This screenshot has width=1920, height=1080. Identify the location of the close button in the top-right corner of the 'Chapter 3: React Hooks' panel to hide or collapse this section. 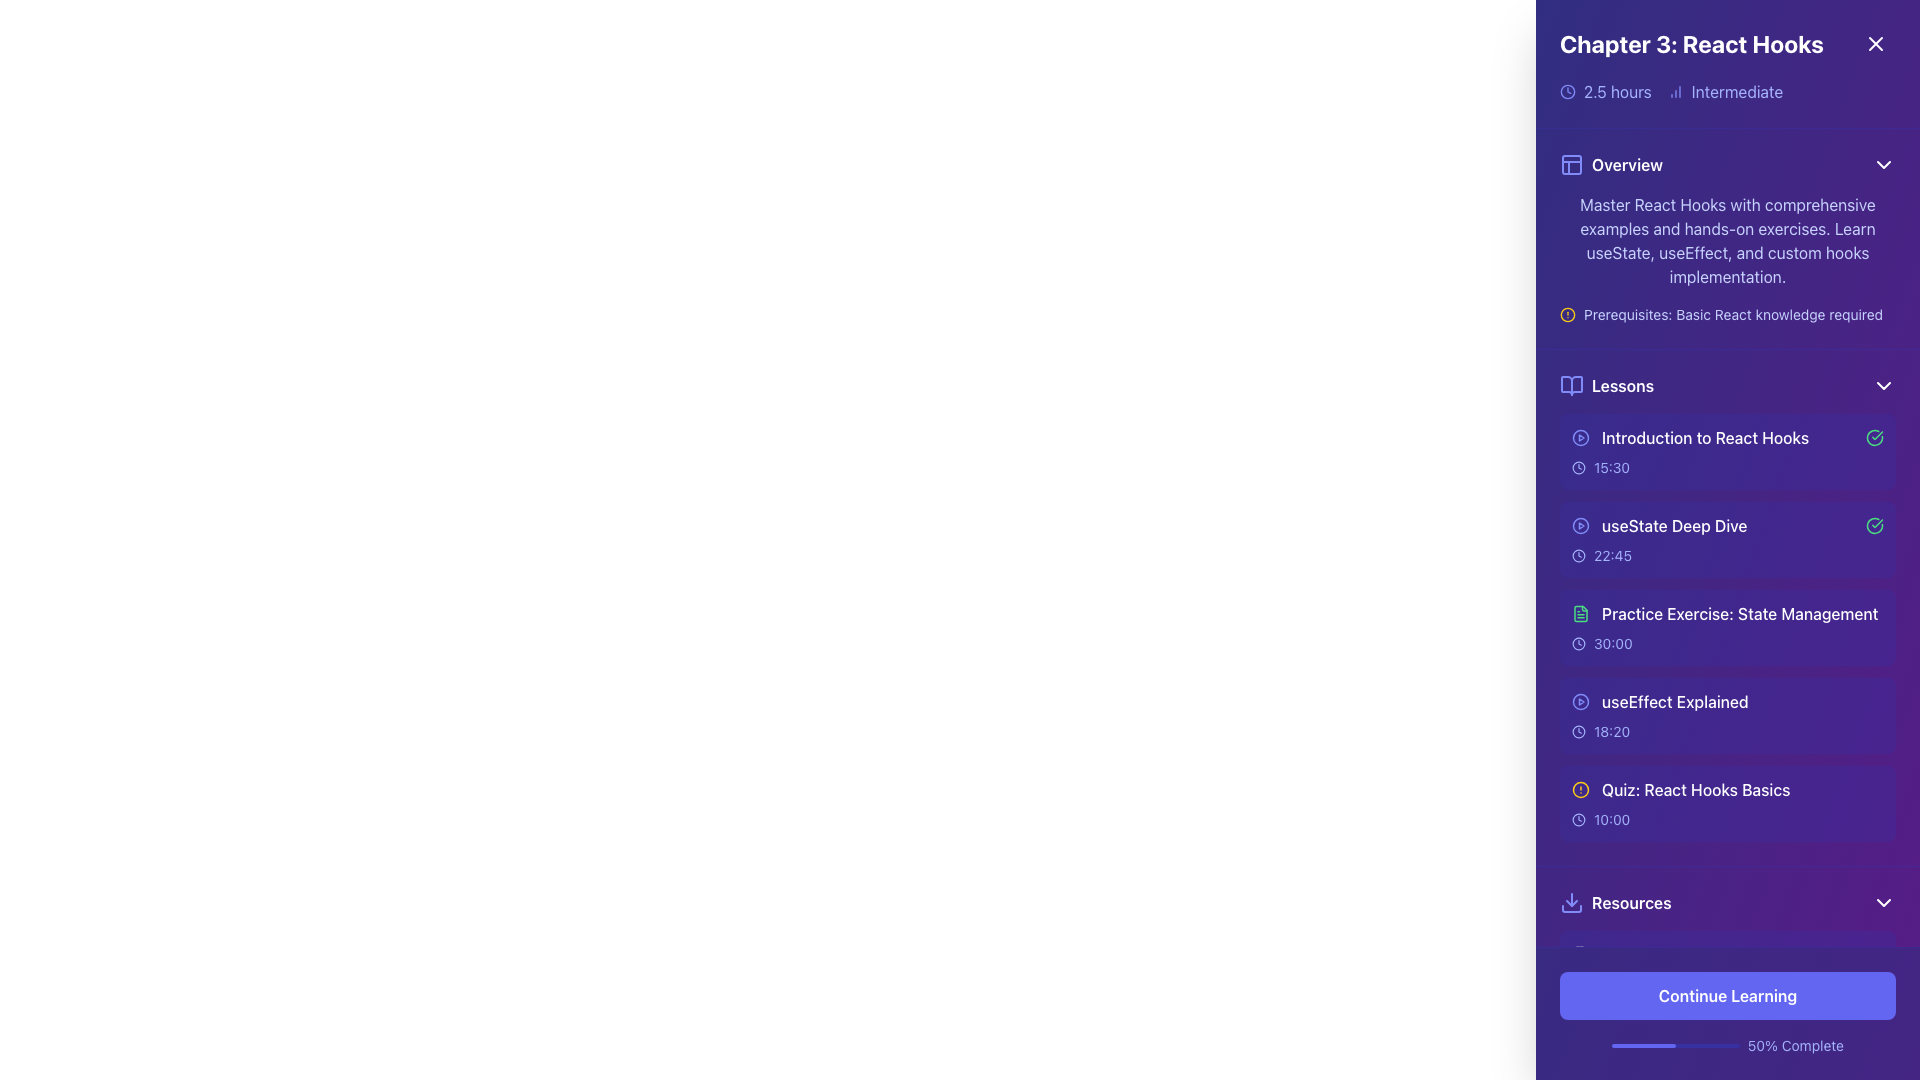
(1875, 43).